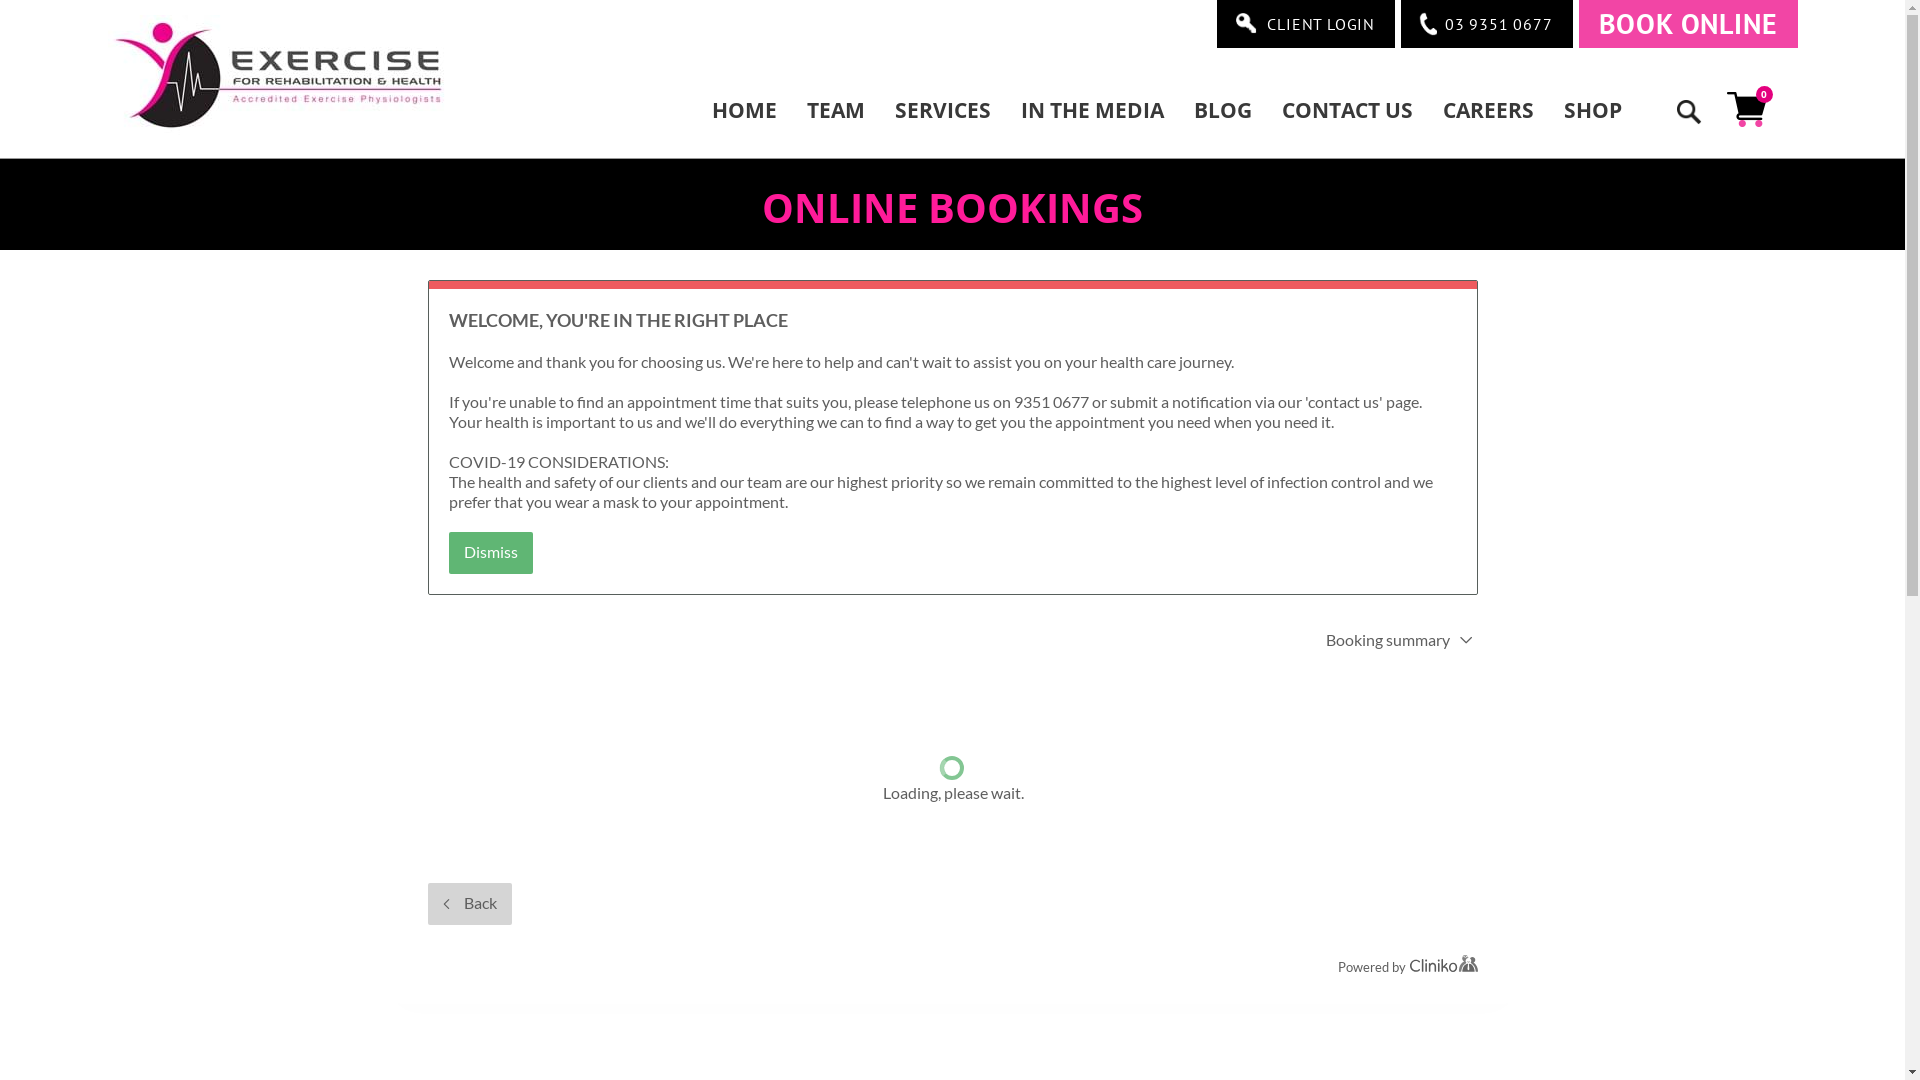 This screenshot has height=1080, width=1920. Describe the element at coordinates (1305, 23) in the screenshot. I see `'CLIENT LOGIN'` at that location.